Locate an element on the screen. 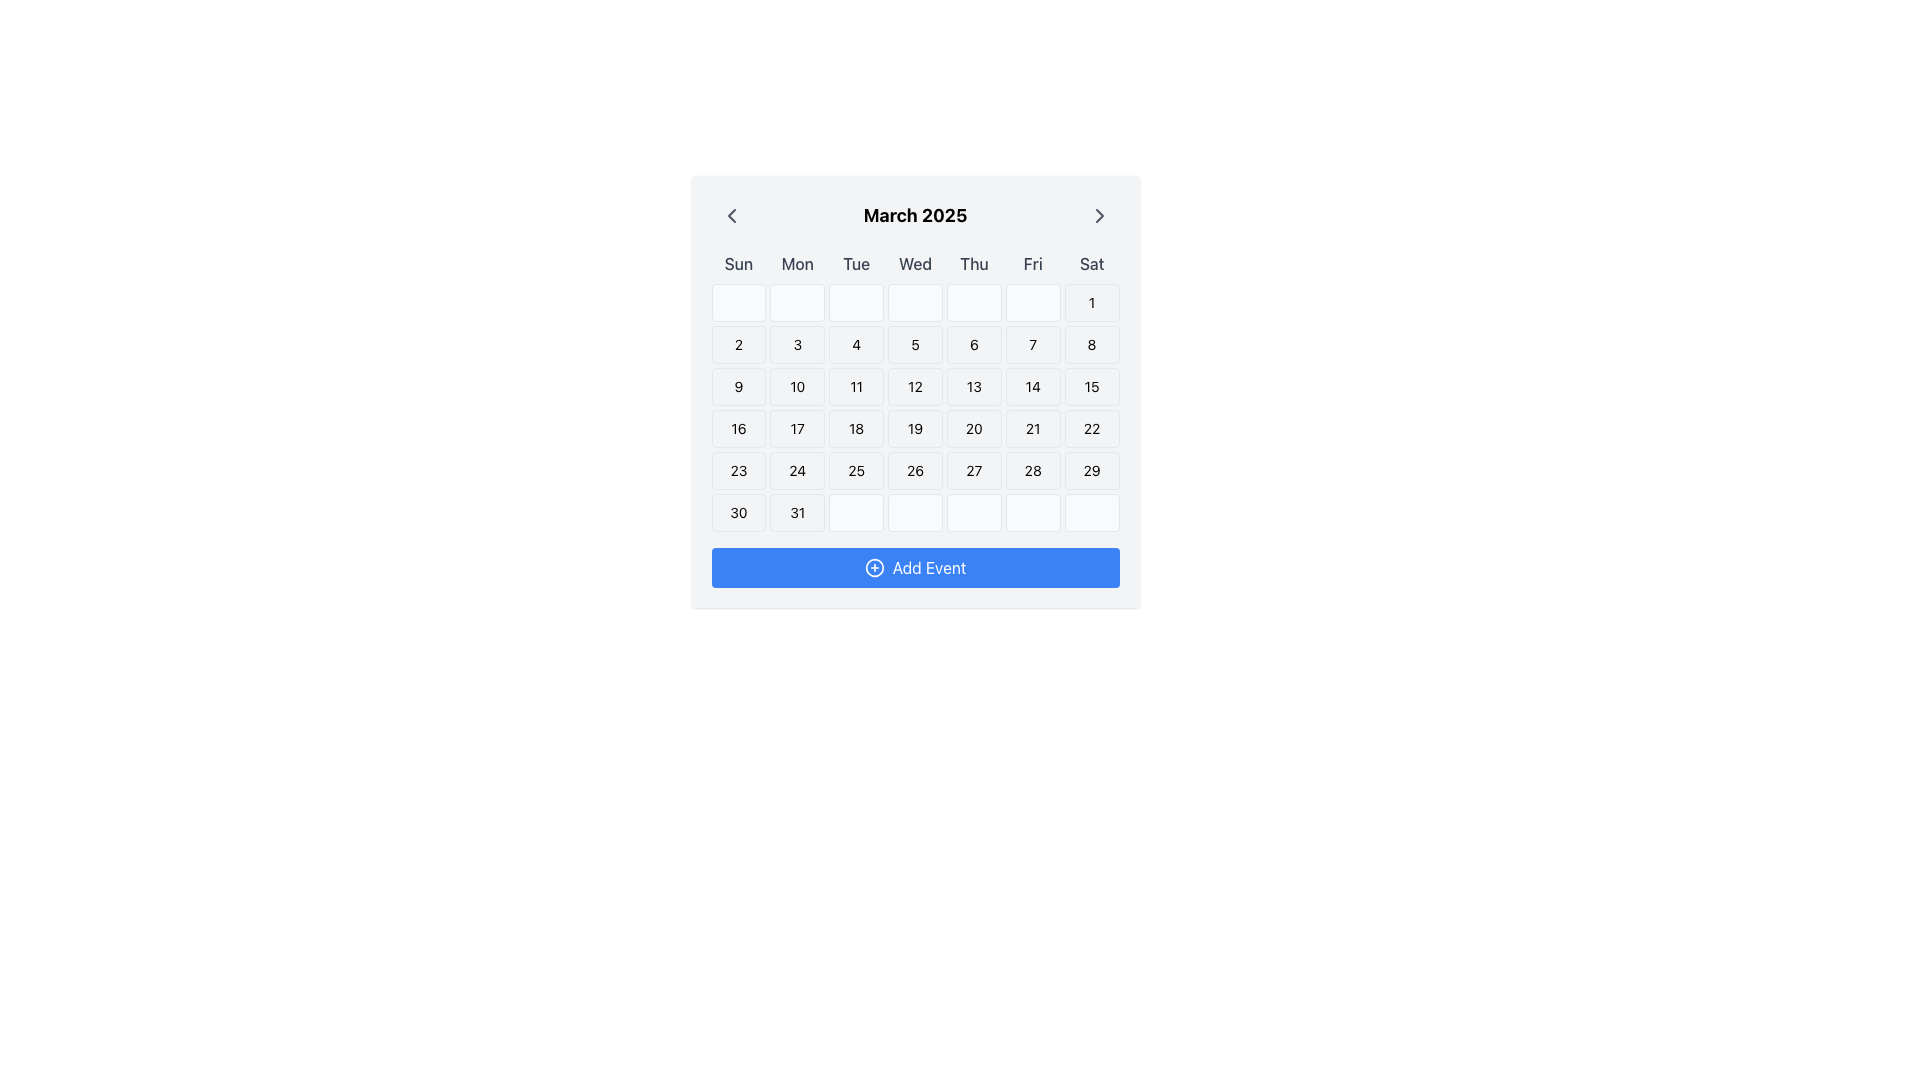  the calendar grid cell containing the number '19' is located at coordinates (914, 427).